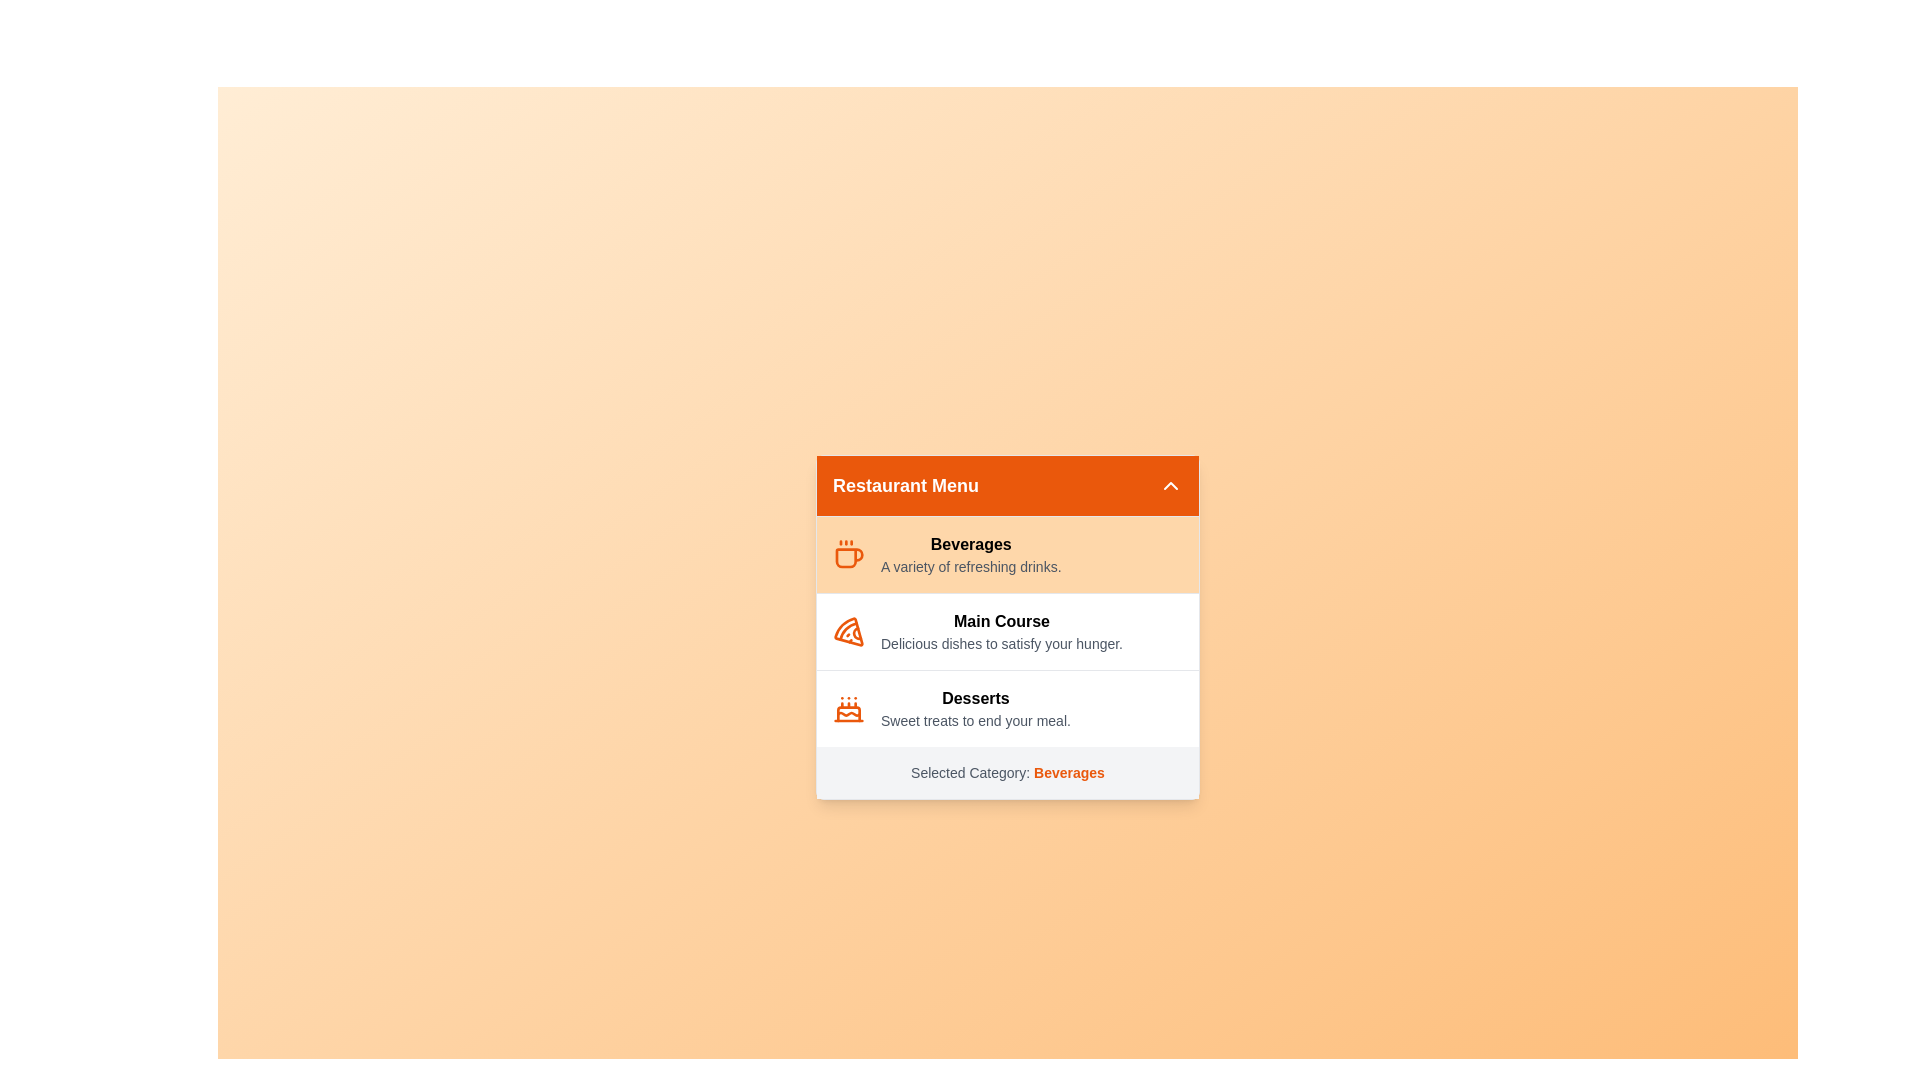  What do you see at coordinates (1008, 631) in the screenshot?
I see `the category Main Course from the list` at bounding box center [1008, 631].